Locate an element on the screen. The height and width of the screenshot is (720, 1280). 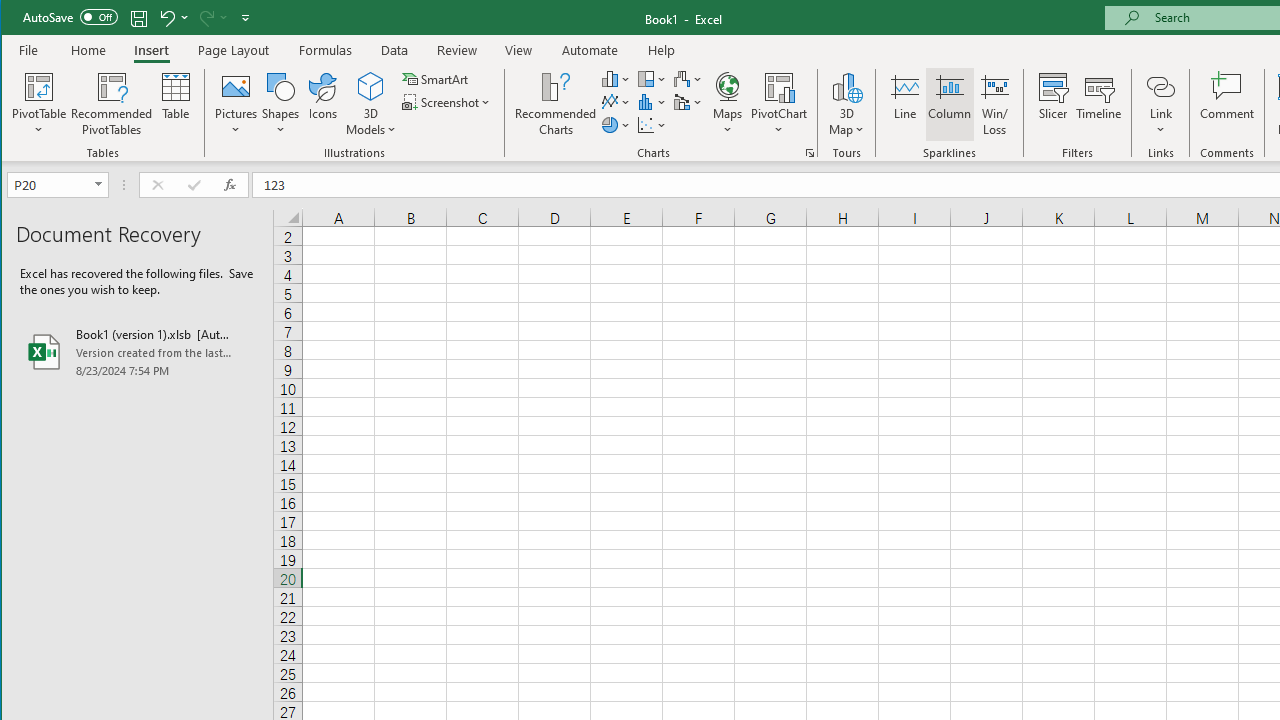
'Timeline' is located at coordinates (1097, 104).